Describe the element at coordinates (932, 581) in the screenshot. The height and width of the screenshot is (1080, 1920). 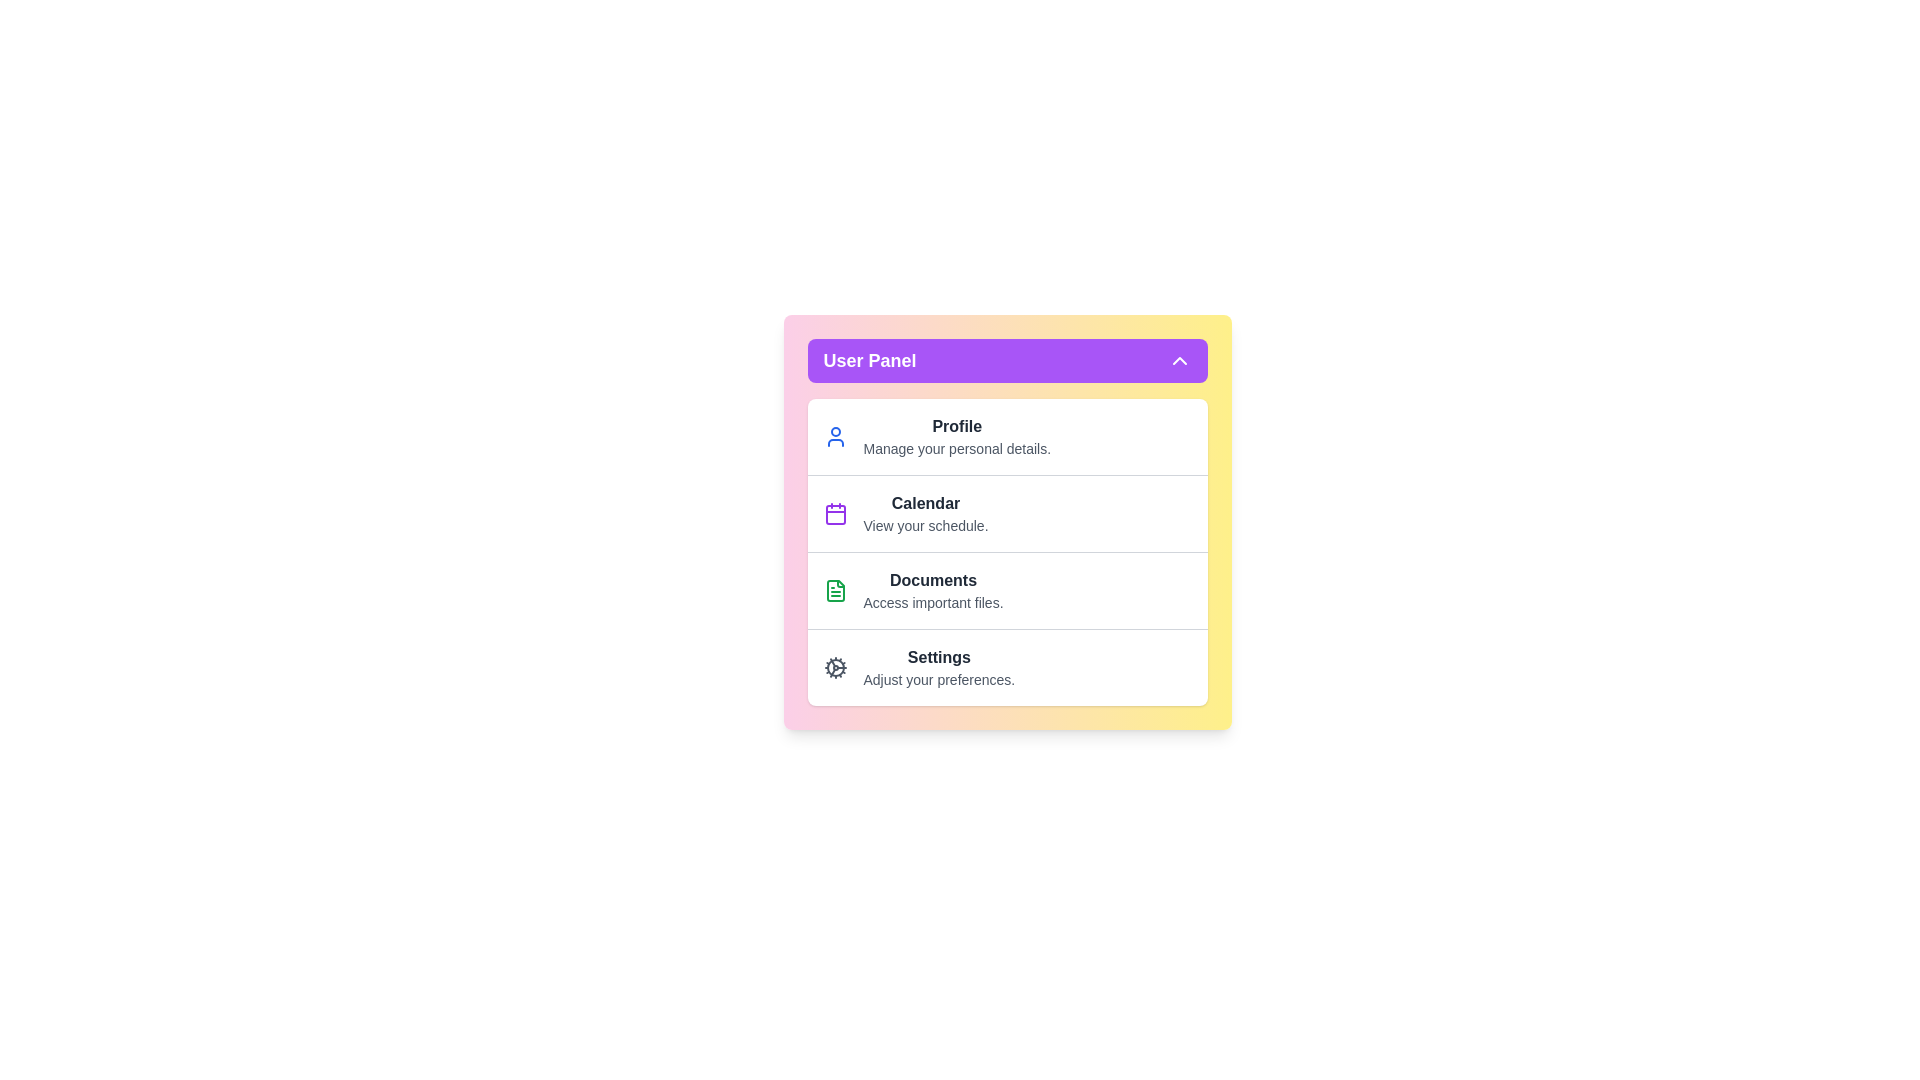
I see `the bold text element labeled 'Documents' in the User Panel, which is styled in dark gray and positioned above the description 'Access important files.'` at that location.